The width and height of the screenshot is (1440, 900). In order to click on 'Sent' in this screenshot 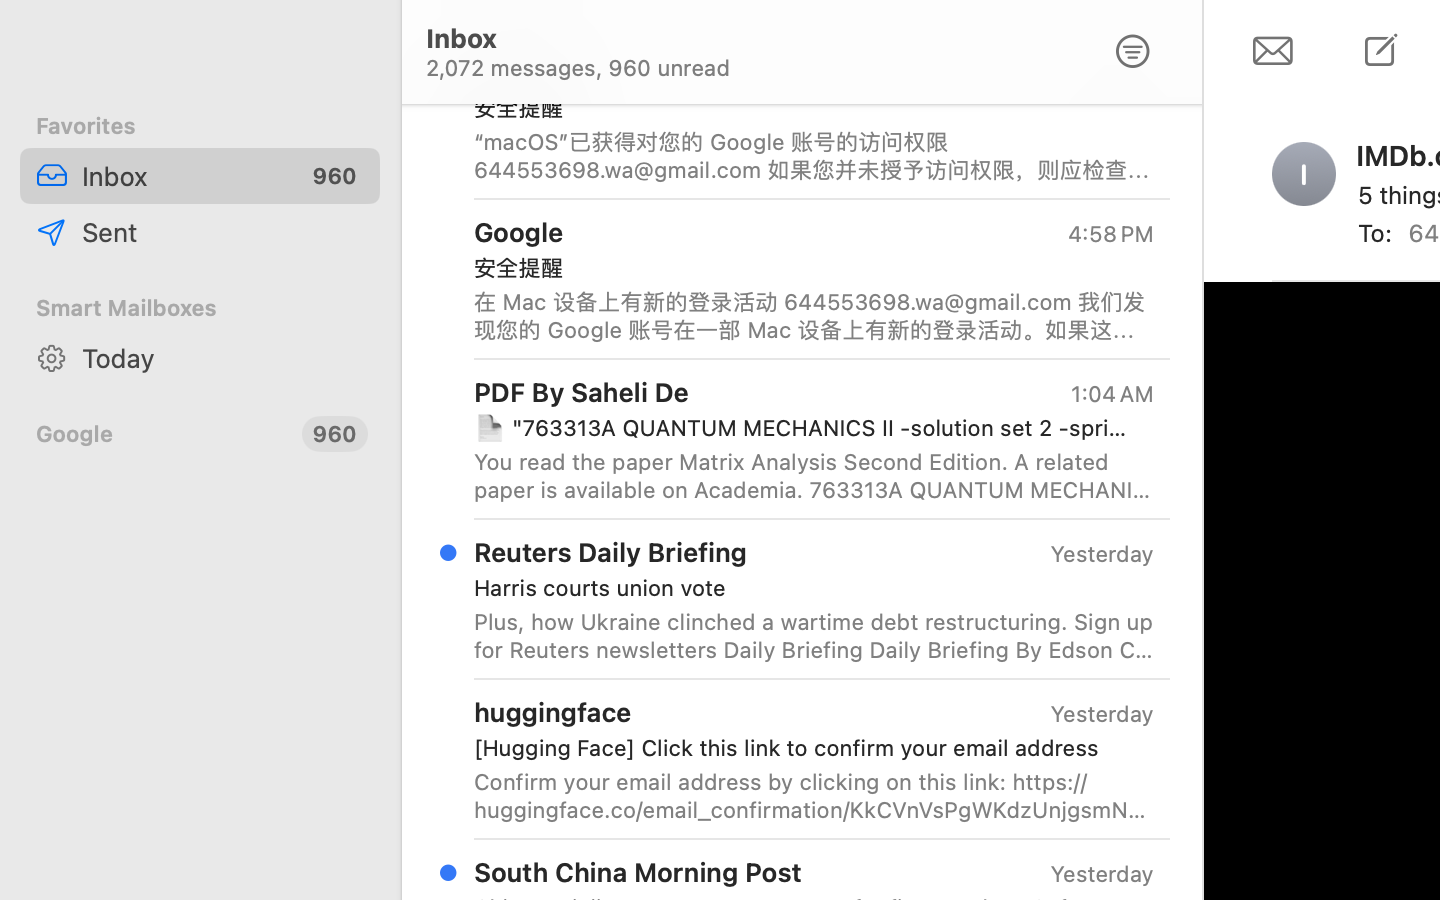, I will do `click(223, 231)`.